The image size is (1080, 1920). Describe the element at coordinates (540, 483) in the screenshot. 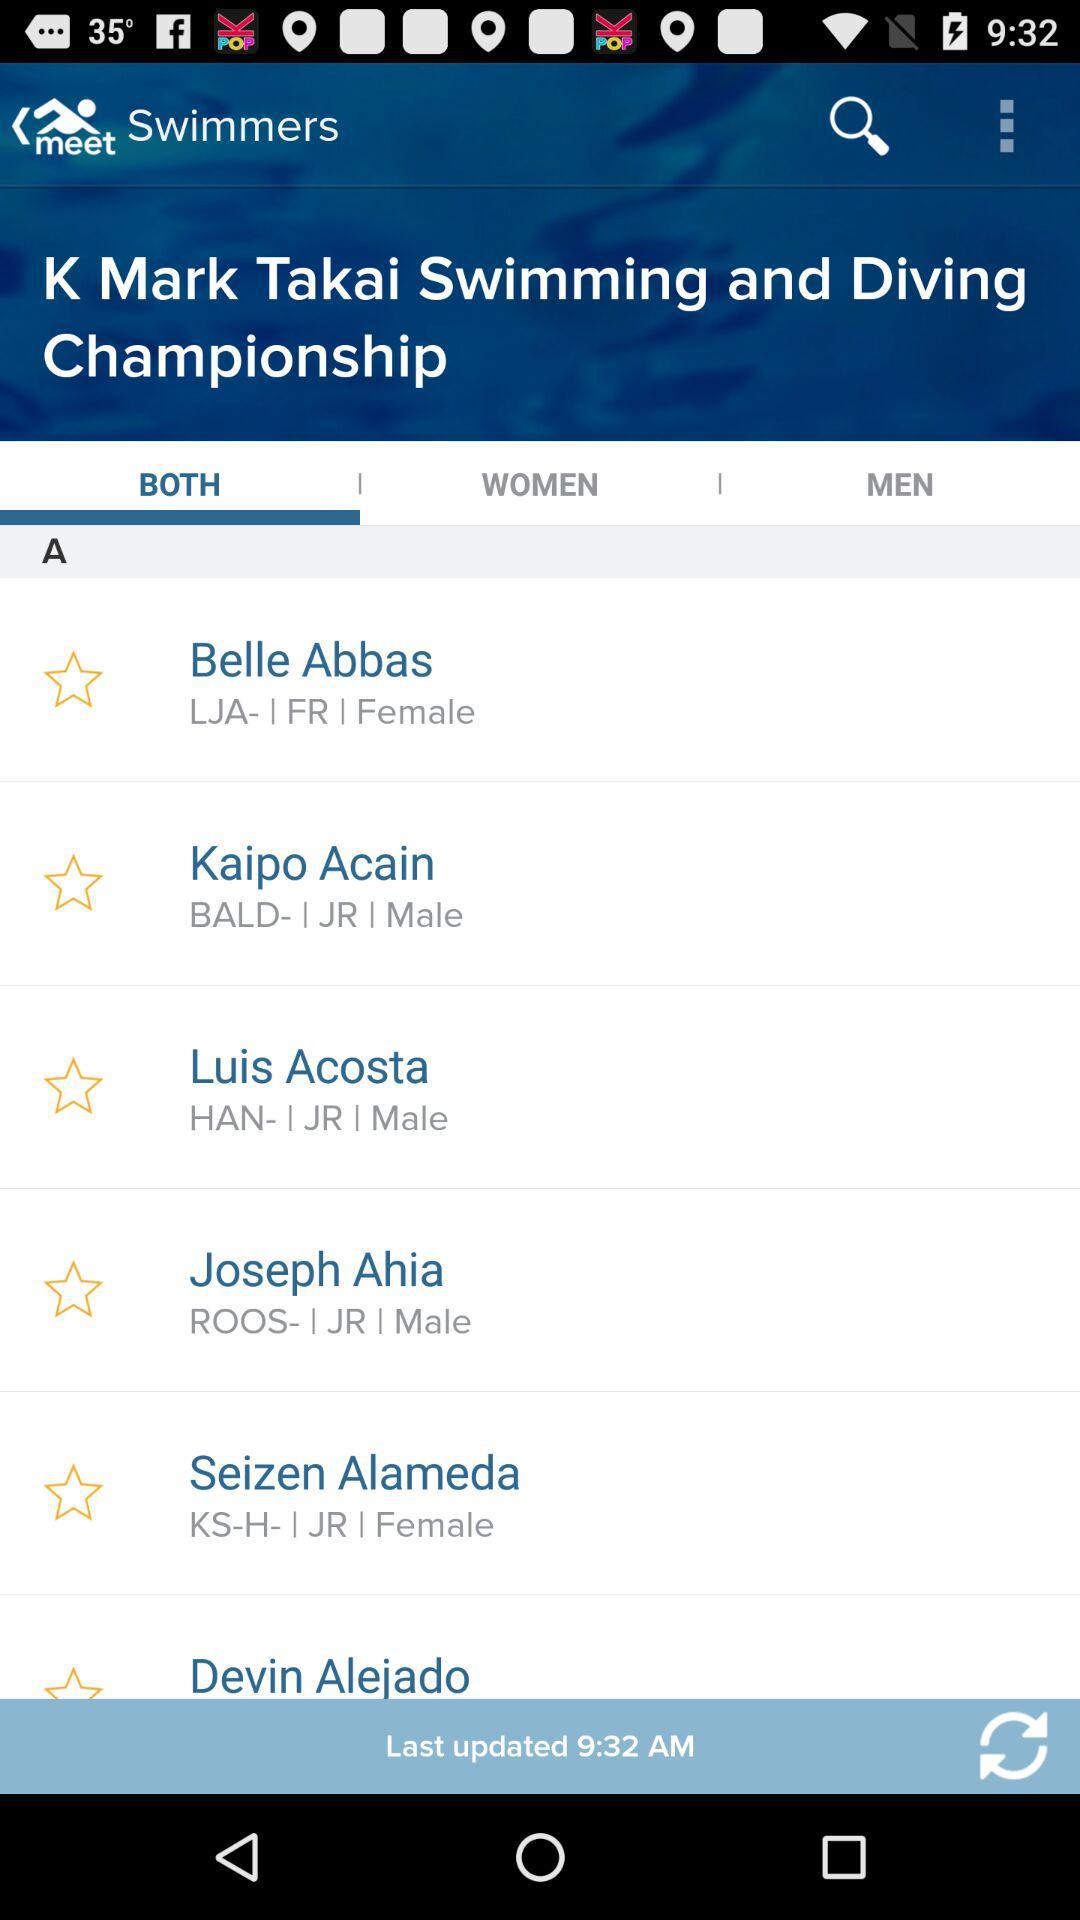

I see `item below the k mark takai item` at that location.